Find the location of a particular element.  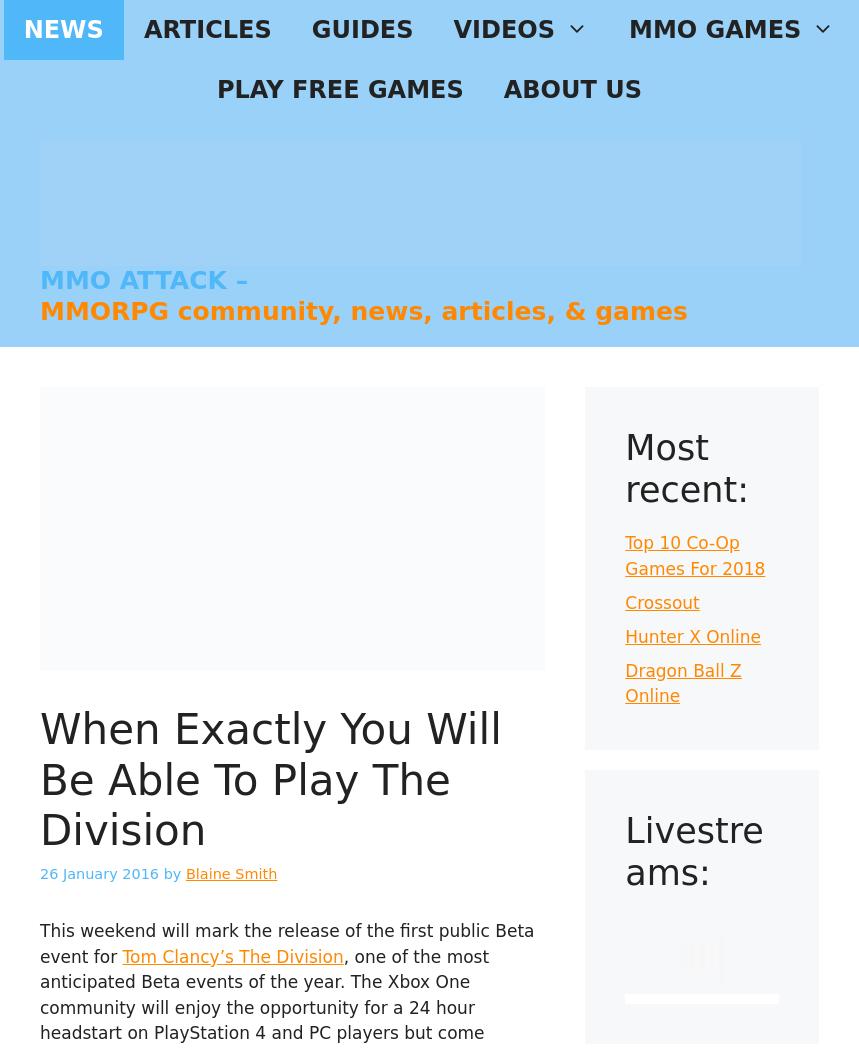

'MMO GAMES' is located at coordinates (715, 30).